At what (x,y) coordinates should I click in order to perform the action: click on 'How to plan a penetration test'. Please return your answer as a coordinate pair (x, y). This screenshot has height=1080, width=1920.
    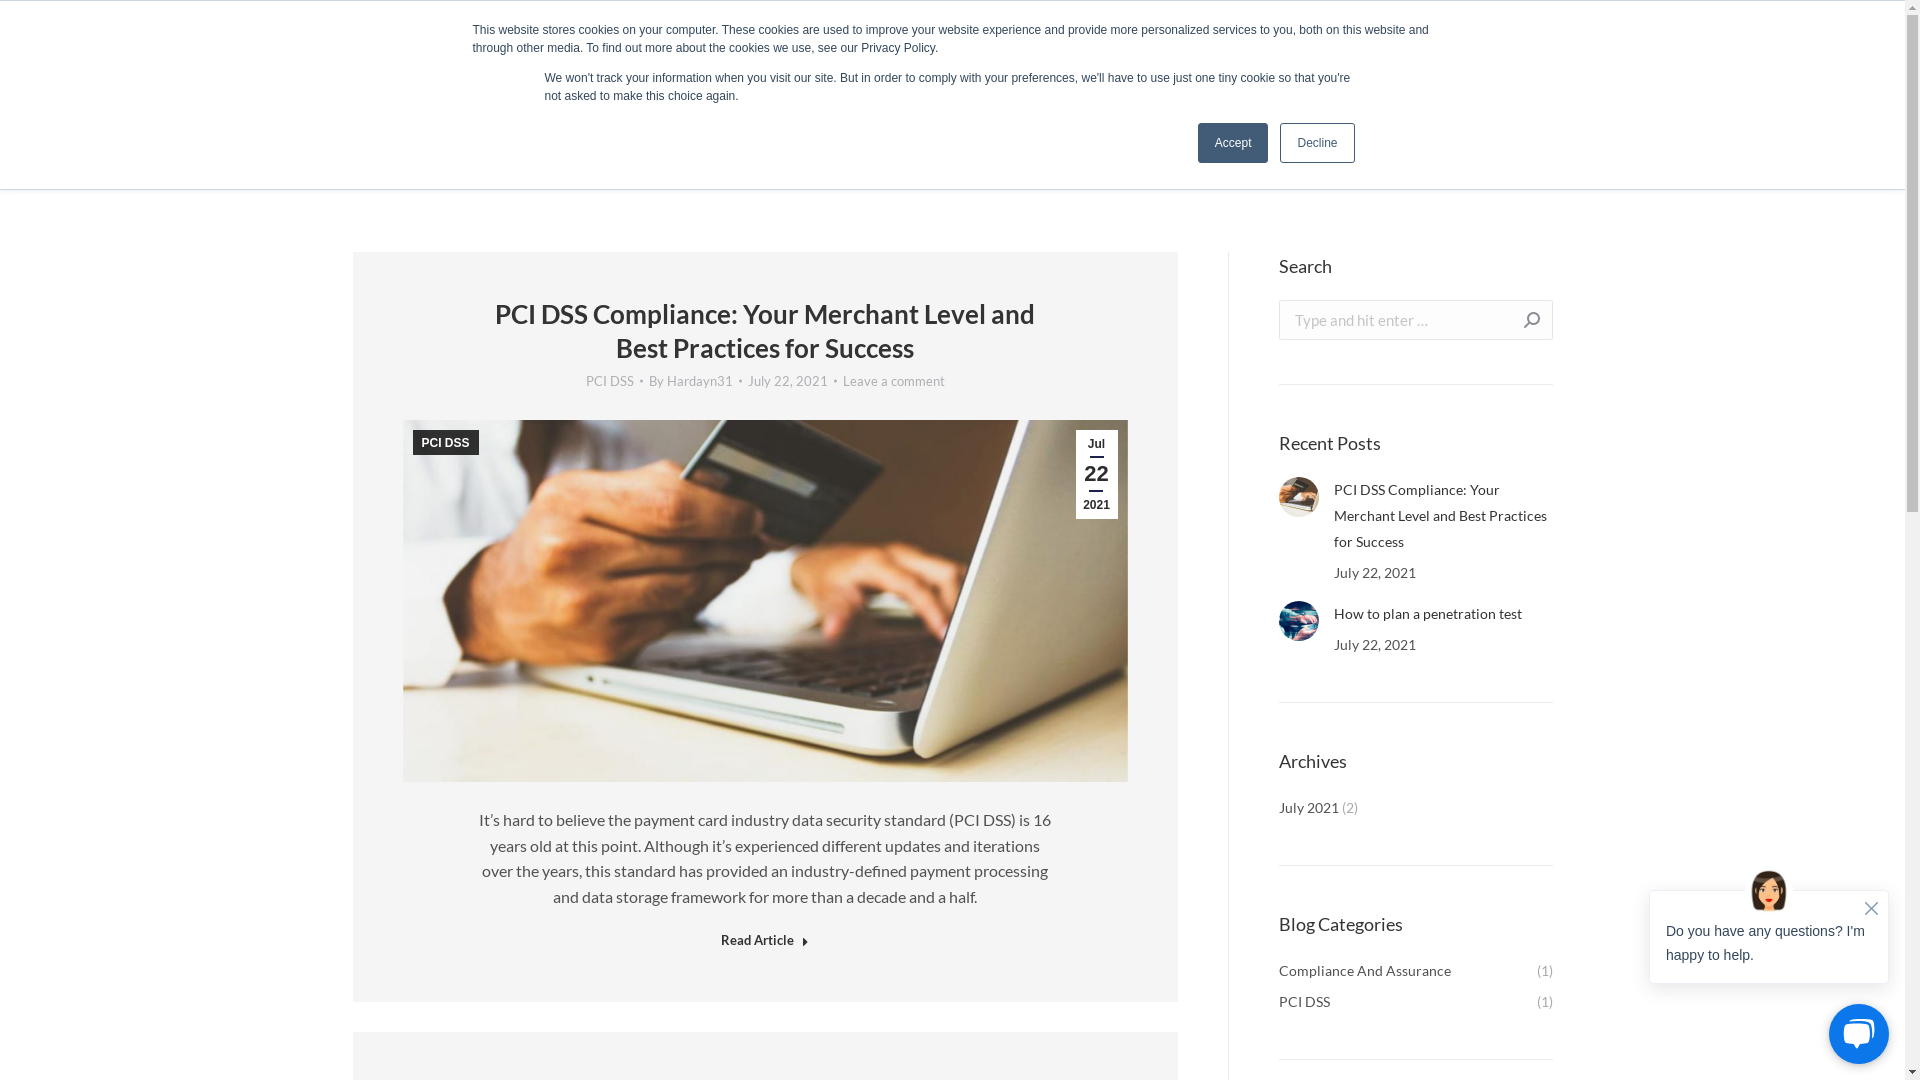
    Looking at the image, I should click on (1427, 612).